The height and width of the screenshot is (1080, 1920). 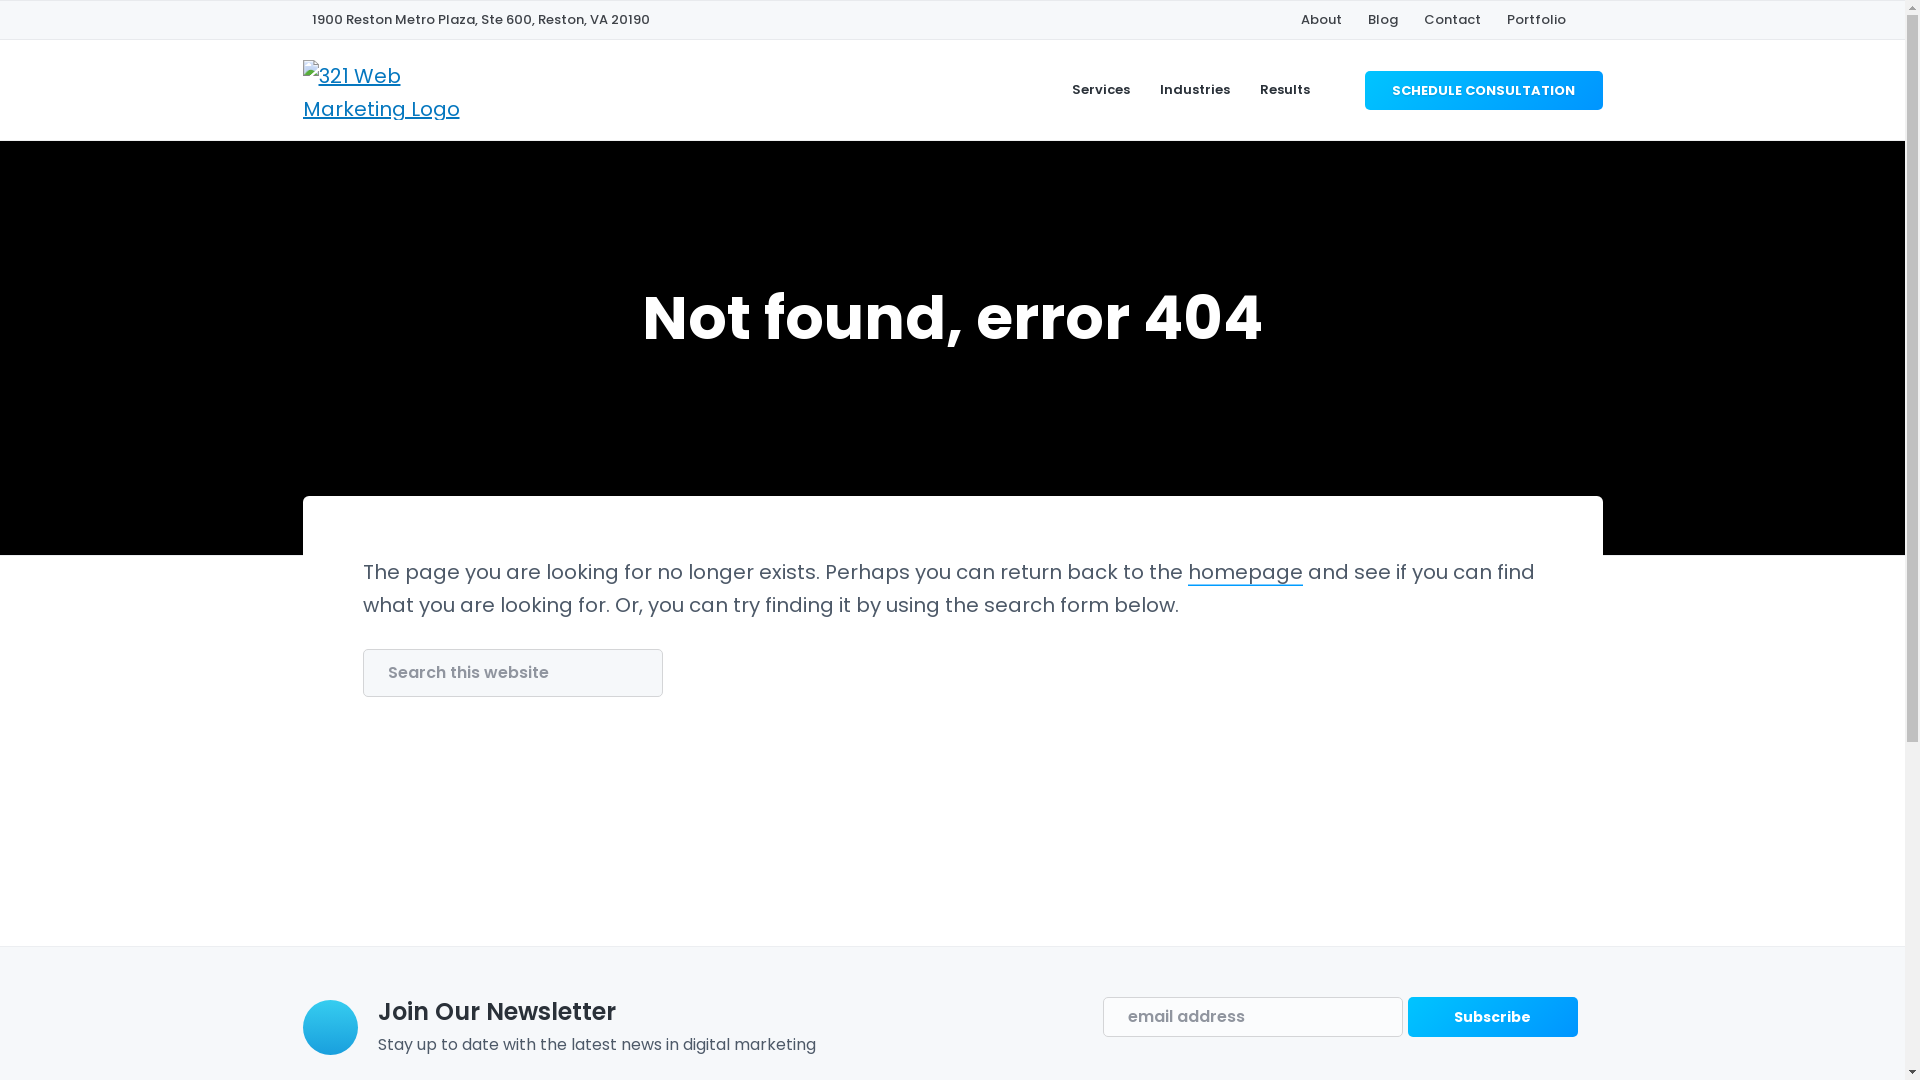 I want to click on 'Search', so click(x=82, y=23).